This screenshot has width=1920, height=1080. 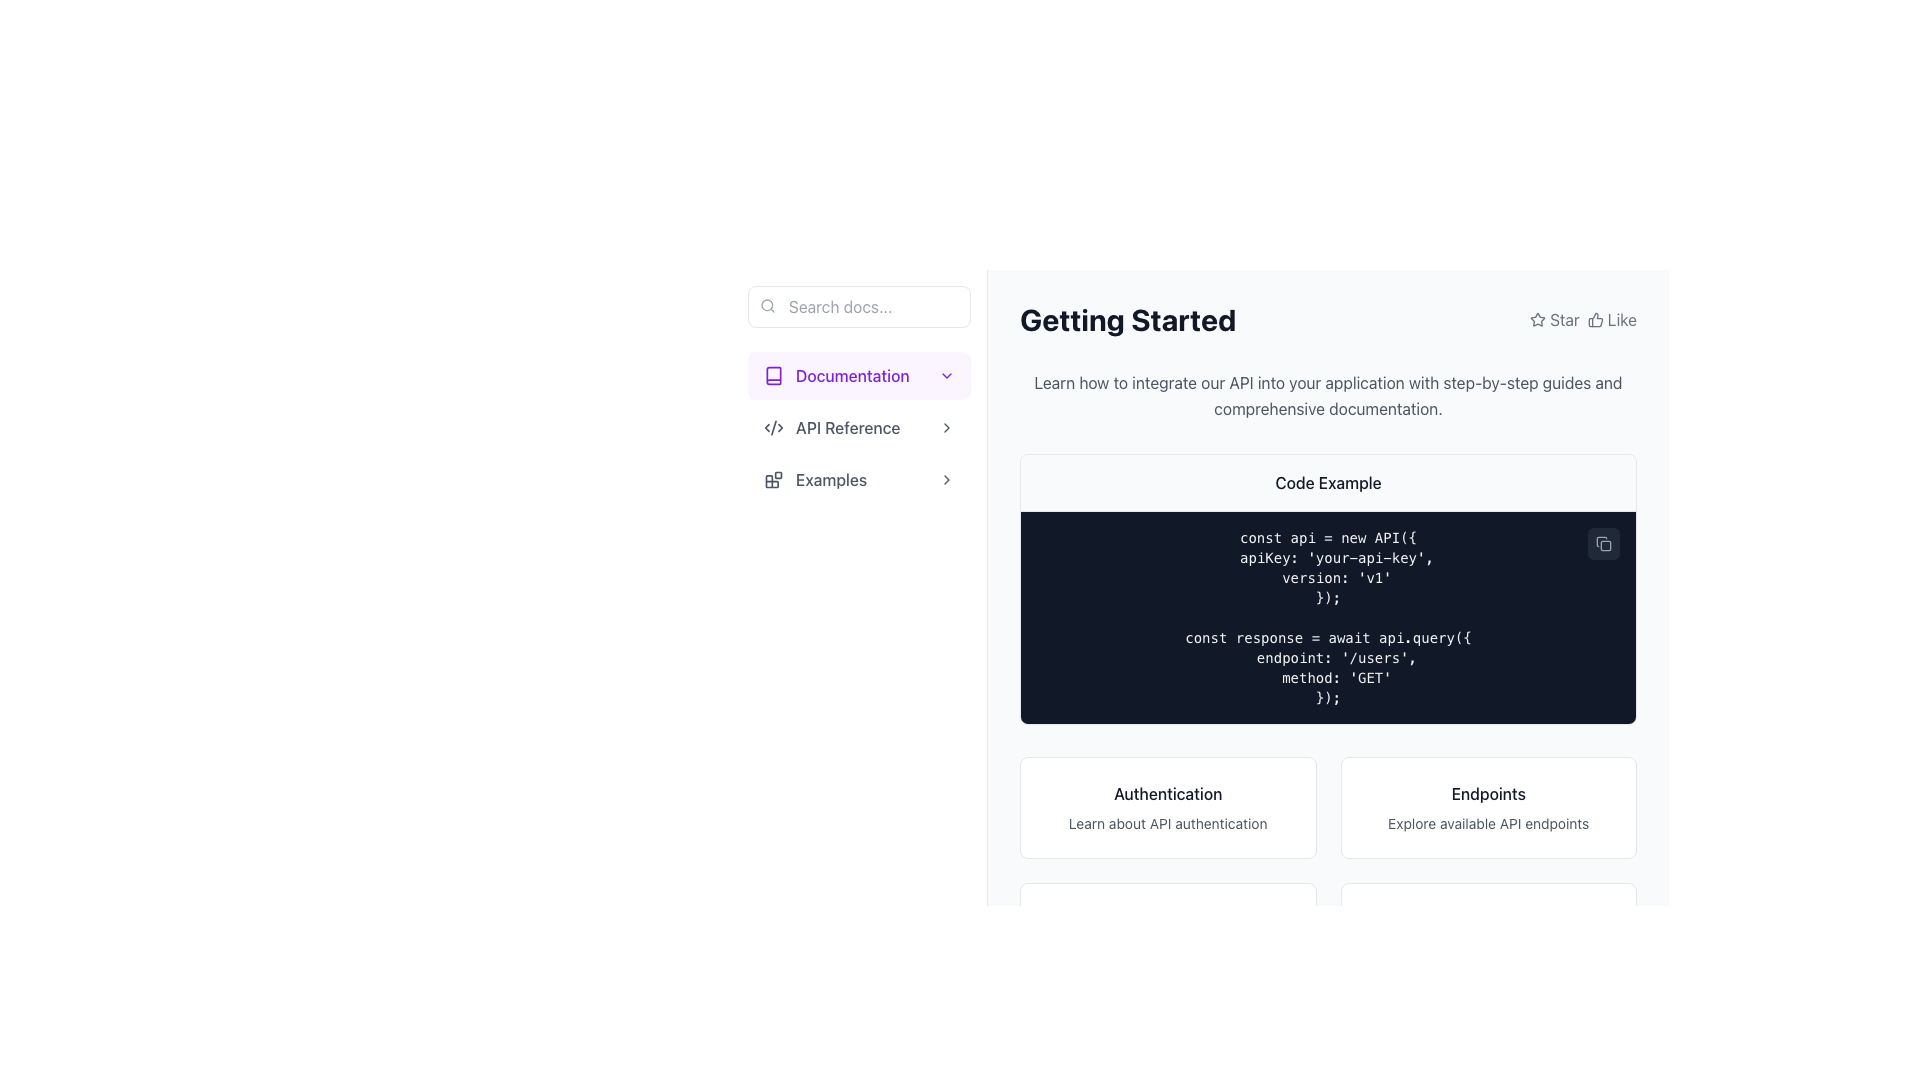 I want to click on the header element with the text 'Code Example' that is located within a bordered code block and has a light gray background, so click(x=1328, y=483).